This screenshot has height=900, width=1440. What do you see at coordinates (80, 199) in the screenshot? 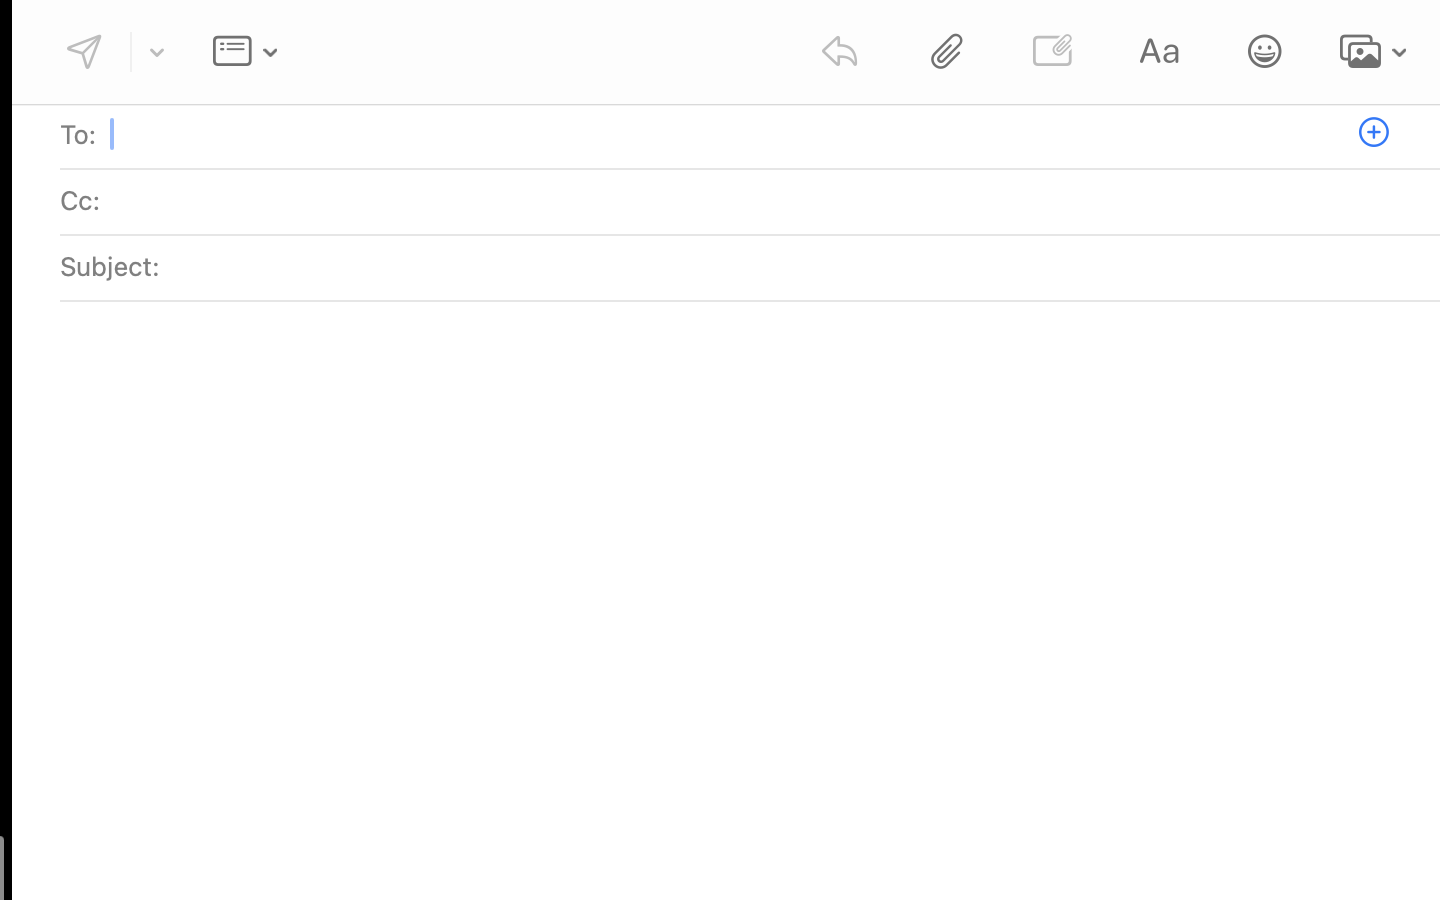
I see `'Cc:'` at bounding box center [80, 199].